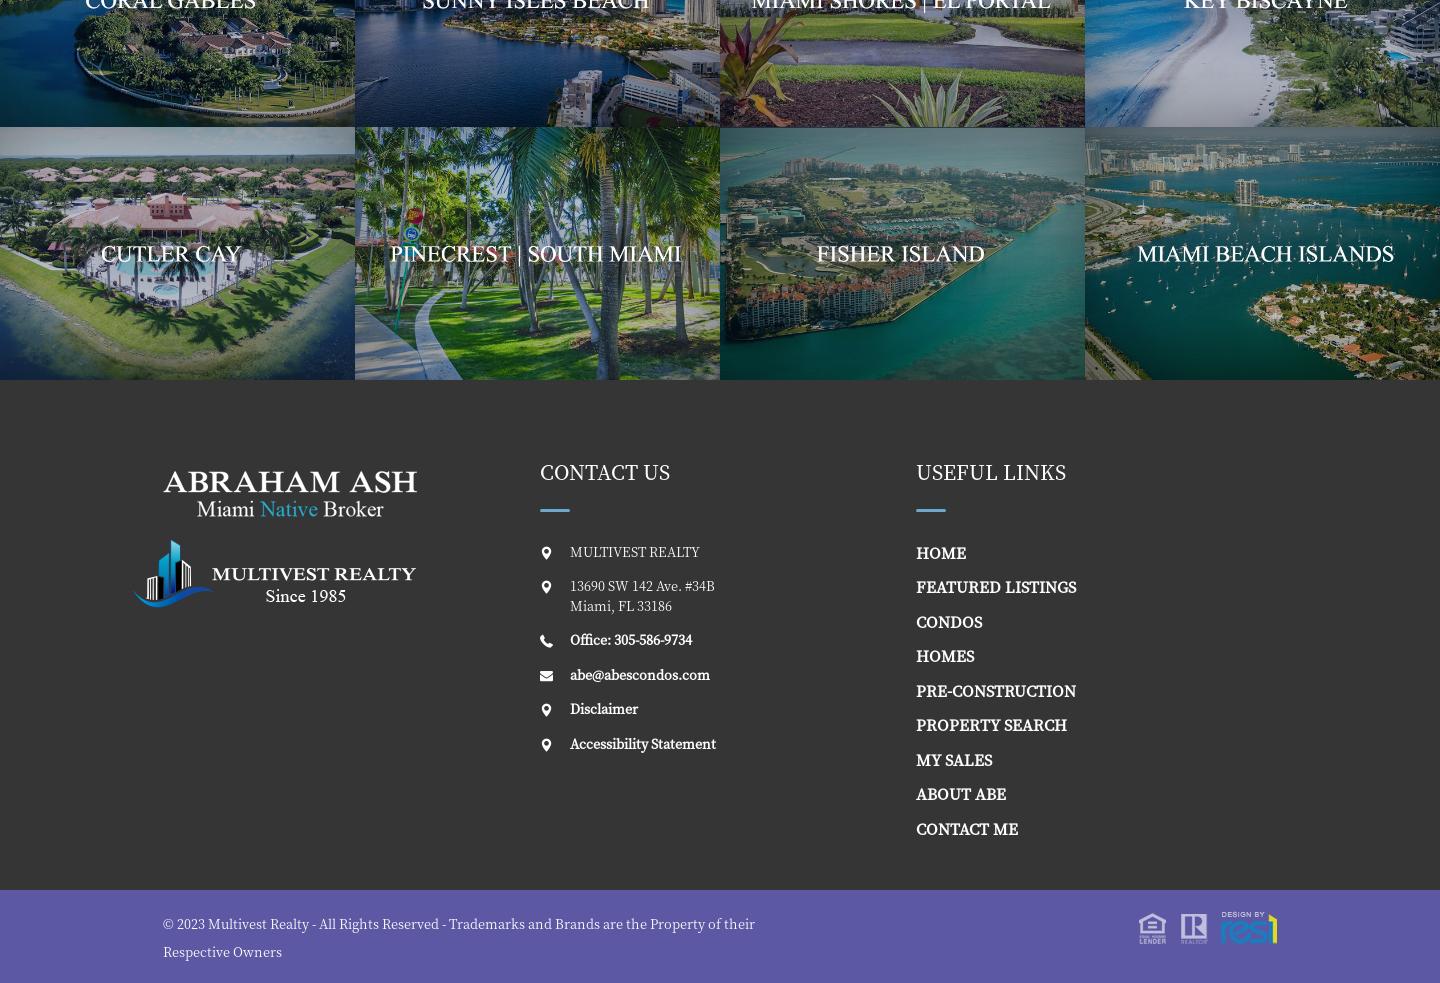 Image resolution: width=1440 pixels, height=983 pixels. Describe the element at coordinates (652, 604) in the screenshot. I see `'33186'` at that location.